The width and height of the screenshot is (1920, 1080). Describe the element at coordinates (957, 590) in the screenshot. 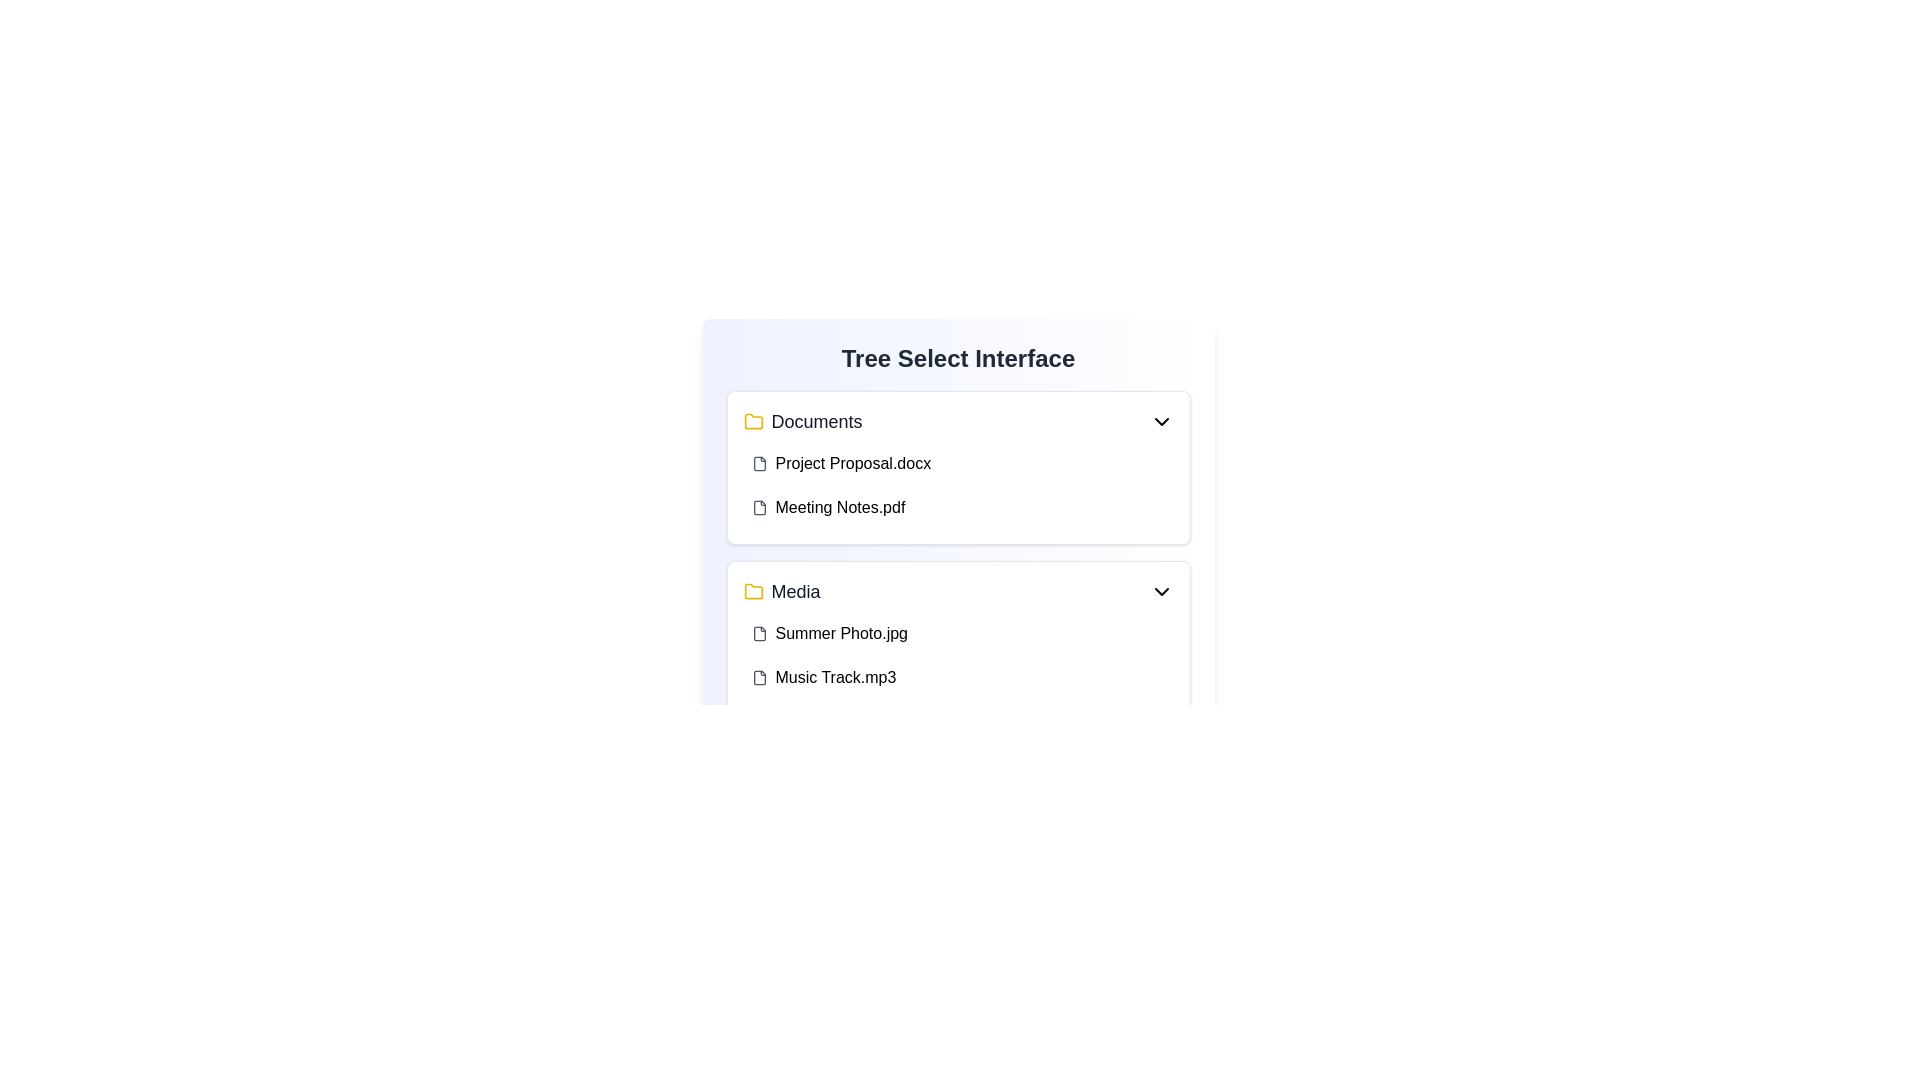

I see `the Collapsible Header with Icon and Text for further interactions, which allows users to expand or collapse the associated list of items under the 'Media' header` at that location.